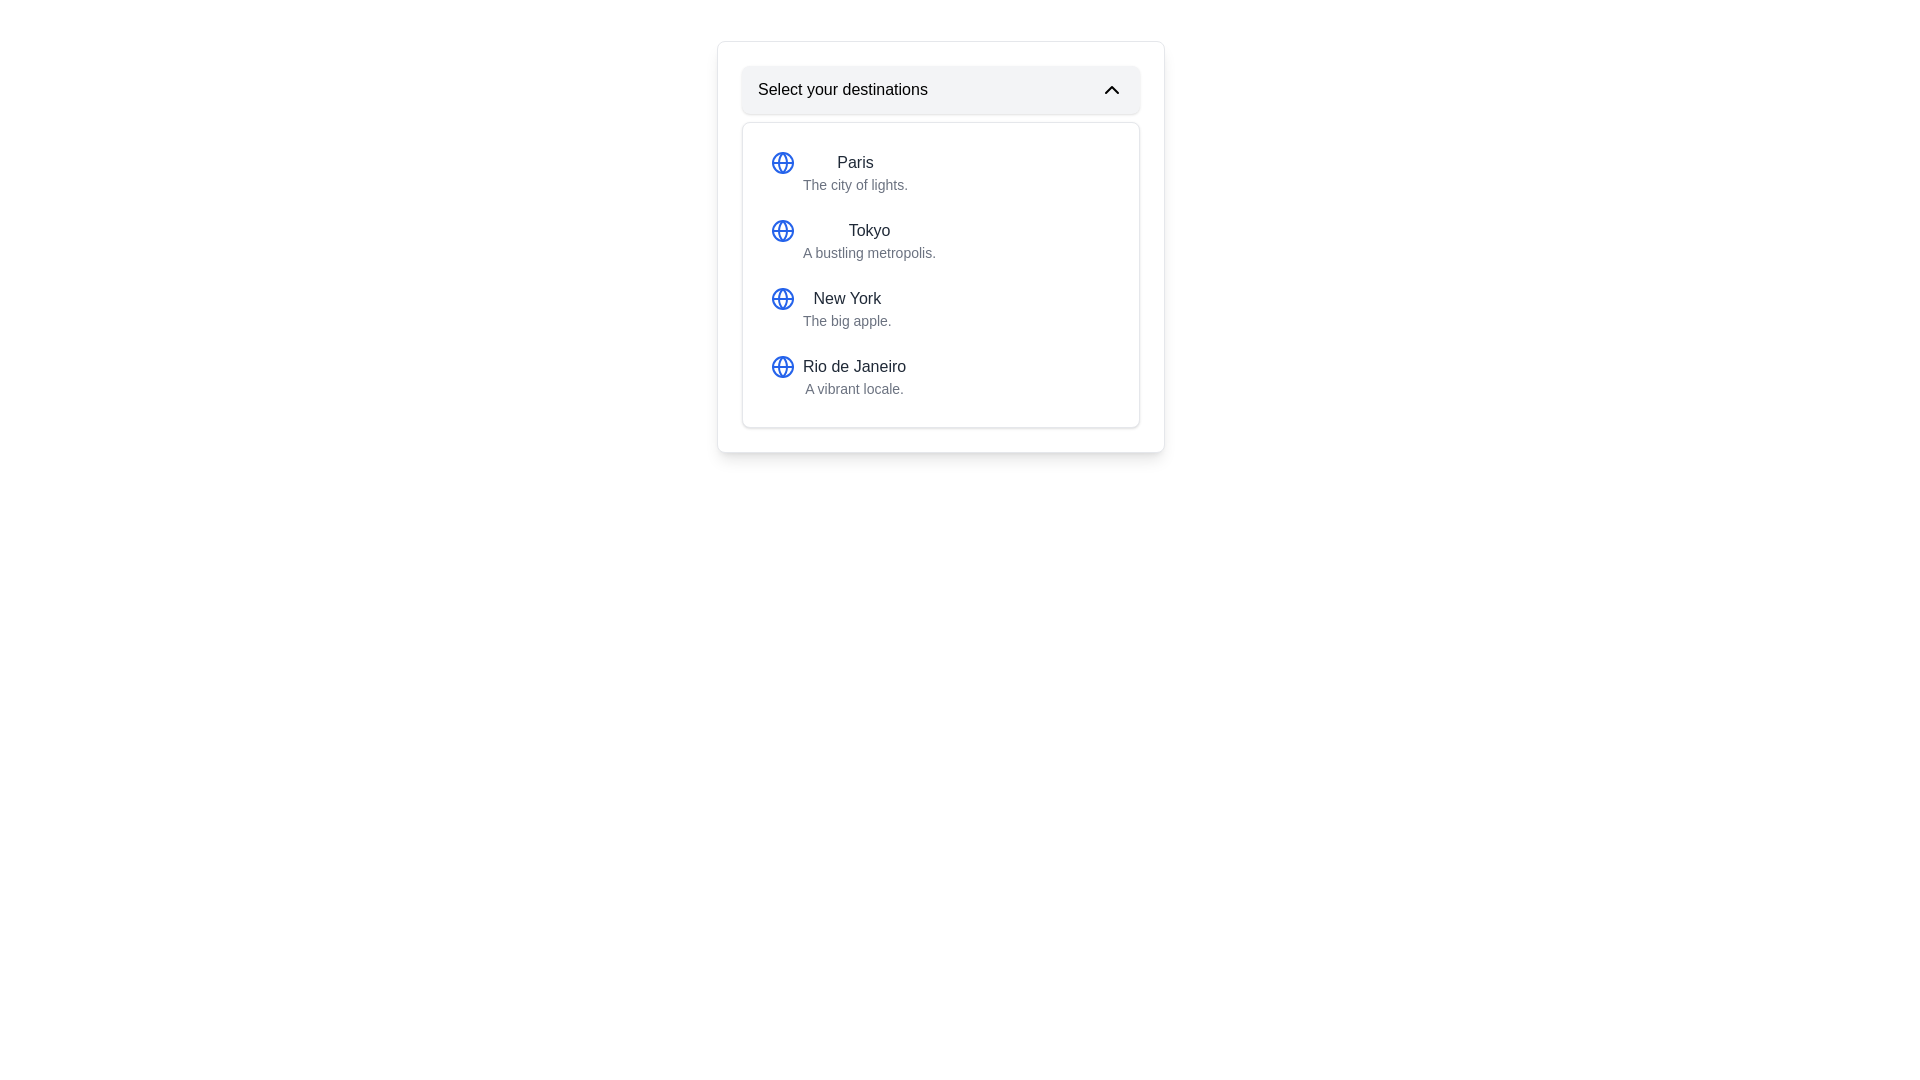 This screenshot has height=1080, width=1920. I want to click on the text label reading 'Rio de Janeiro' which is the fourth item in the dropdown menu titled 'Select your destinations', so click(854, 366).